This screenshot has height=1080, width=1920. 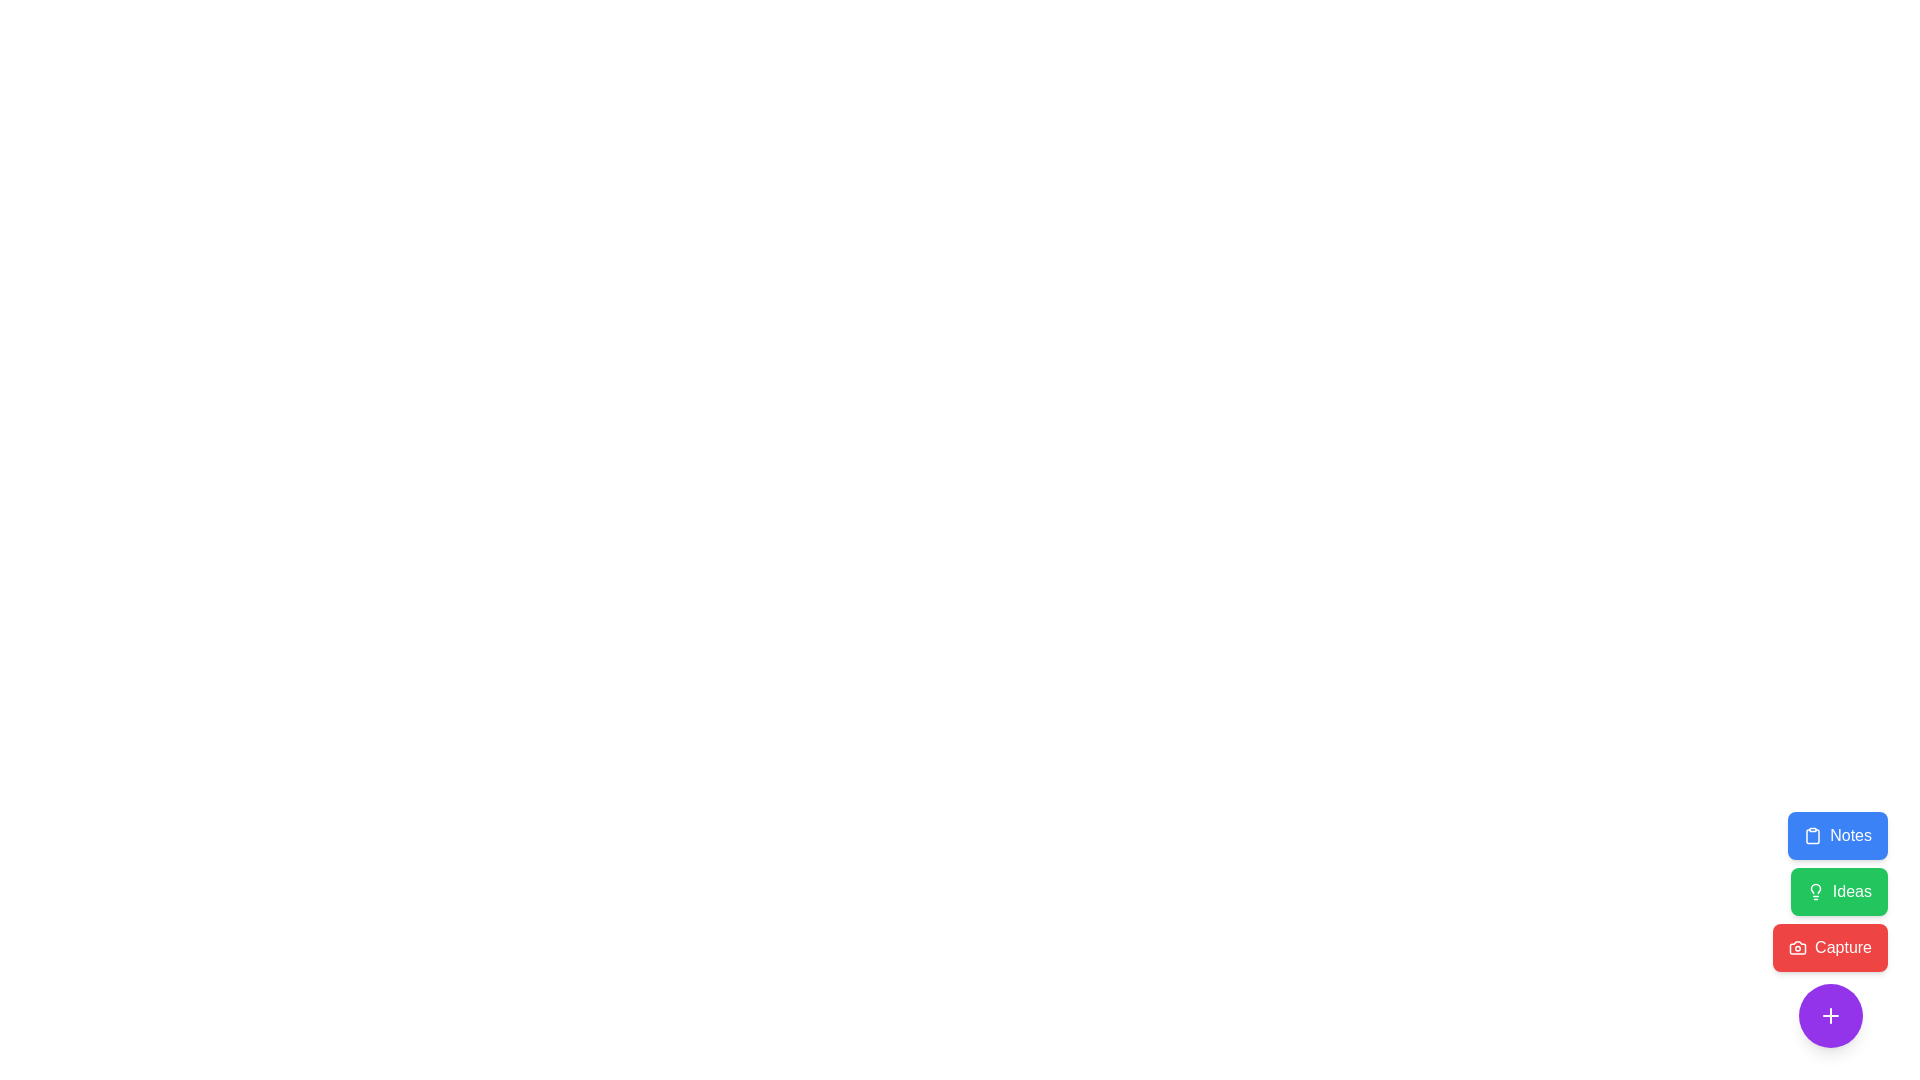 What do you see at coordinates (1830, 890) in the screenshot?
I see `the green 'Ideas' button with a light bulb icon located at the bottom-right corner of the interface` at bounding box center [1830, 890].